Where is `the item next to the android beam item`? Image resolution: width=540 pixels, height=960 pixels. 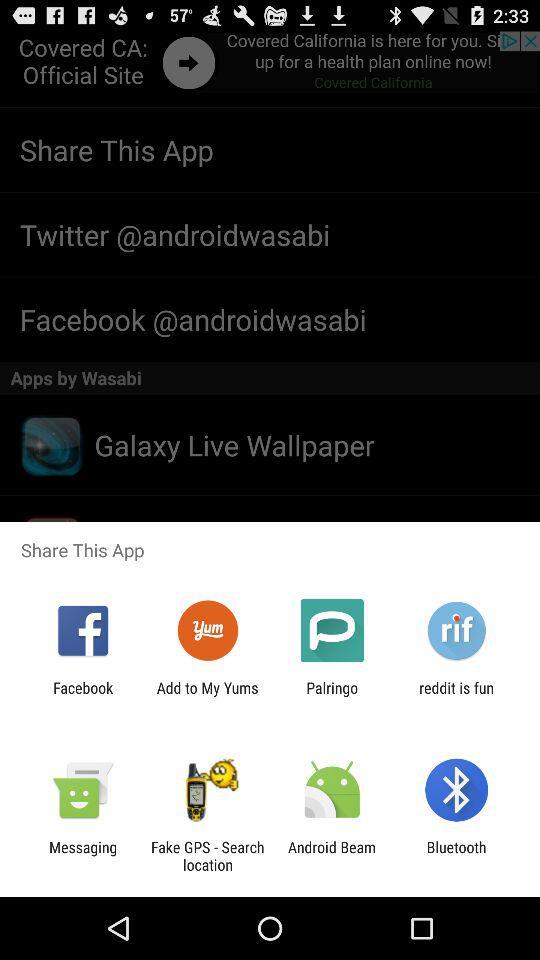
the item next to the android beam item is located at coordinates (206, 855).